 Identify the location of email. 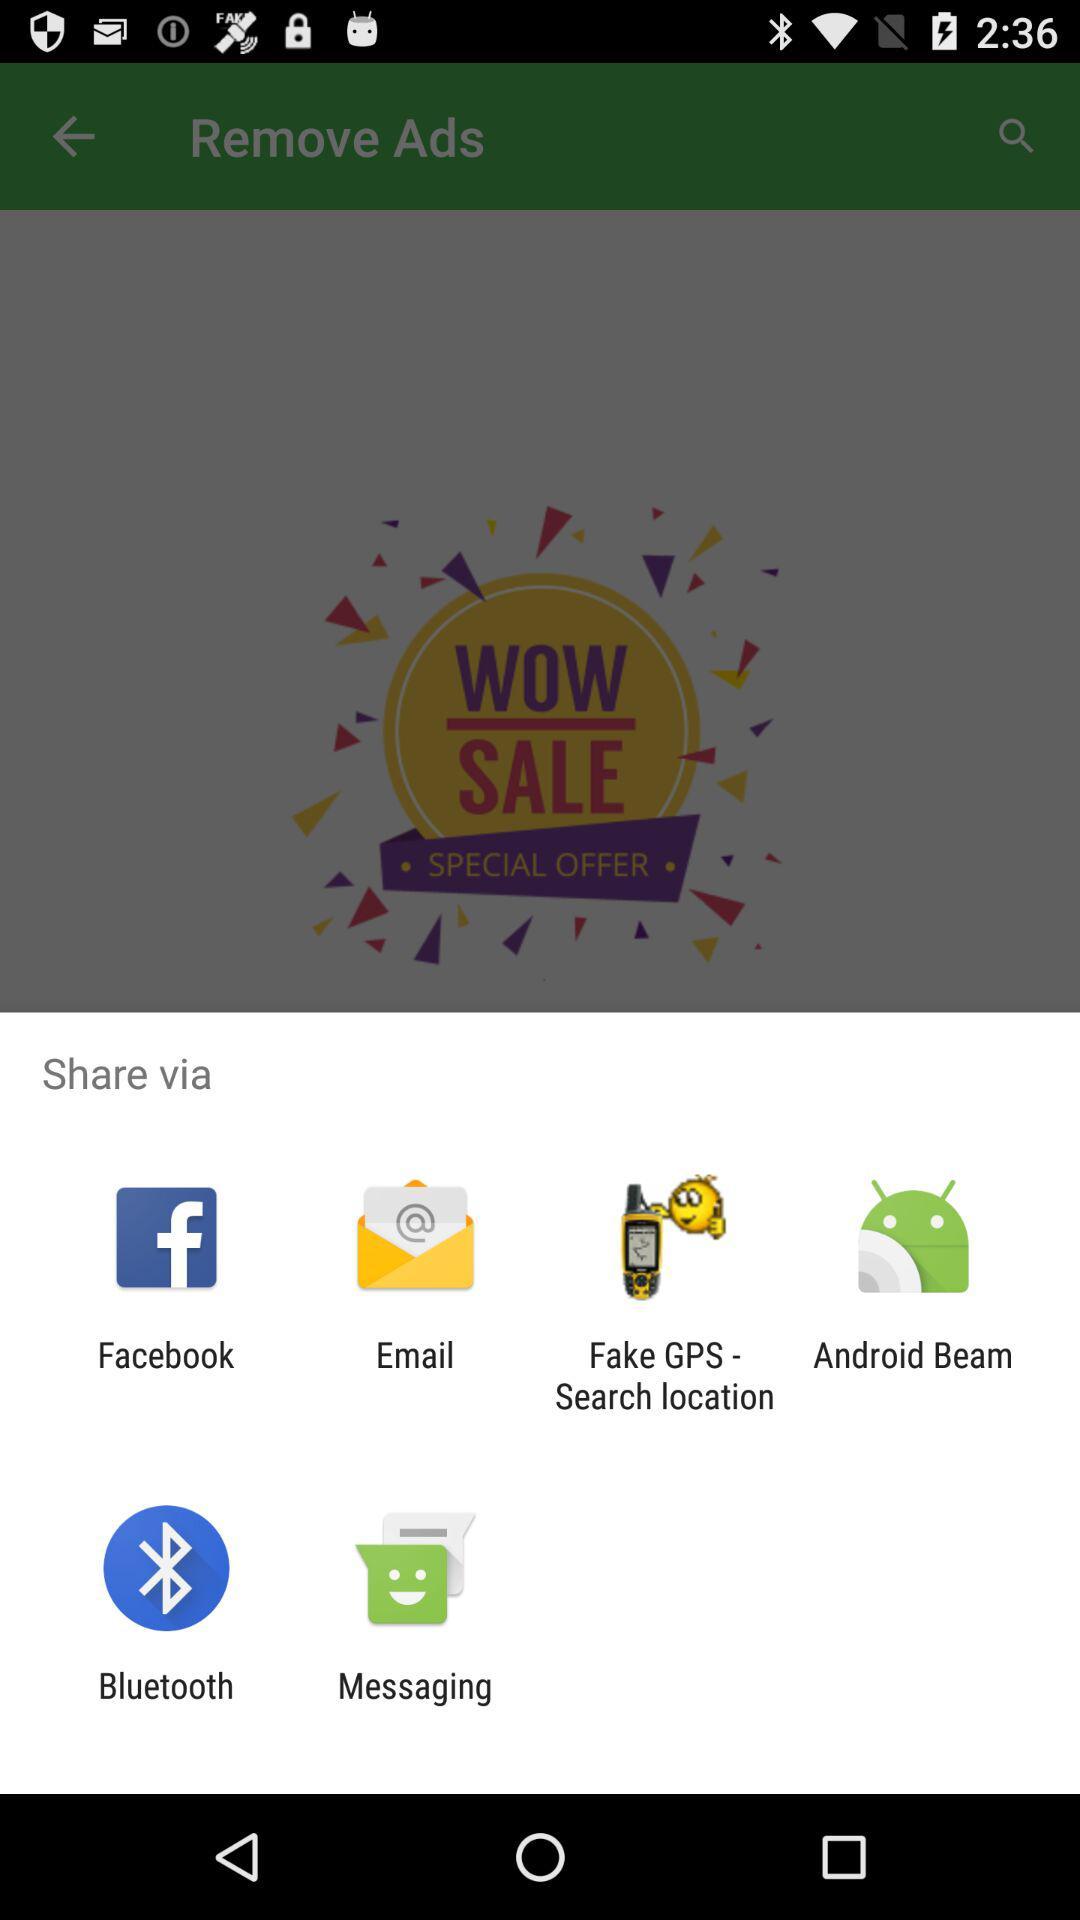
(414, 1374).